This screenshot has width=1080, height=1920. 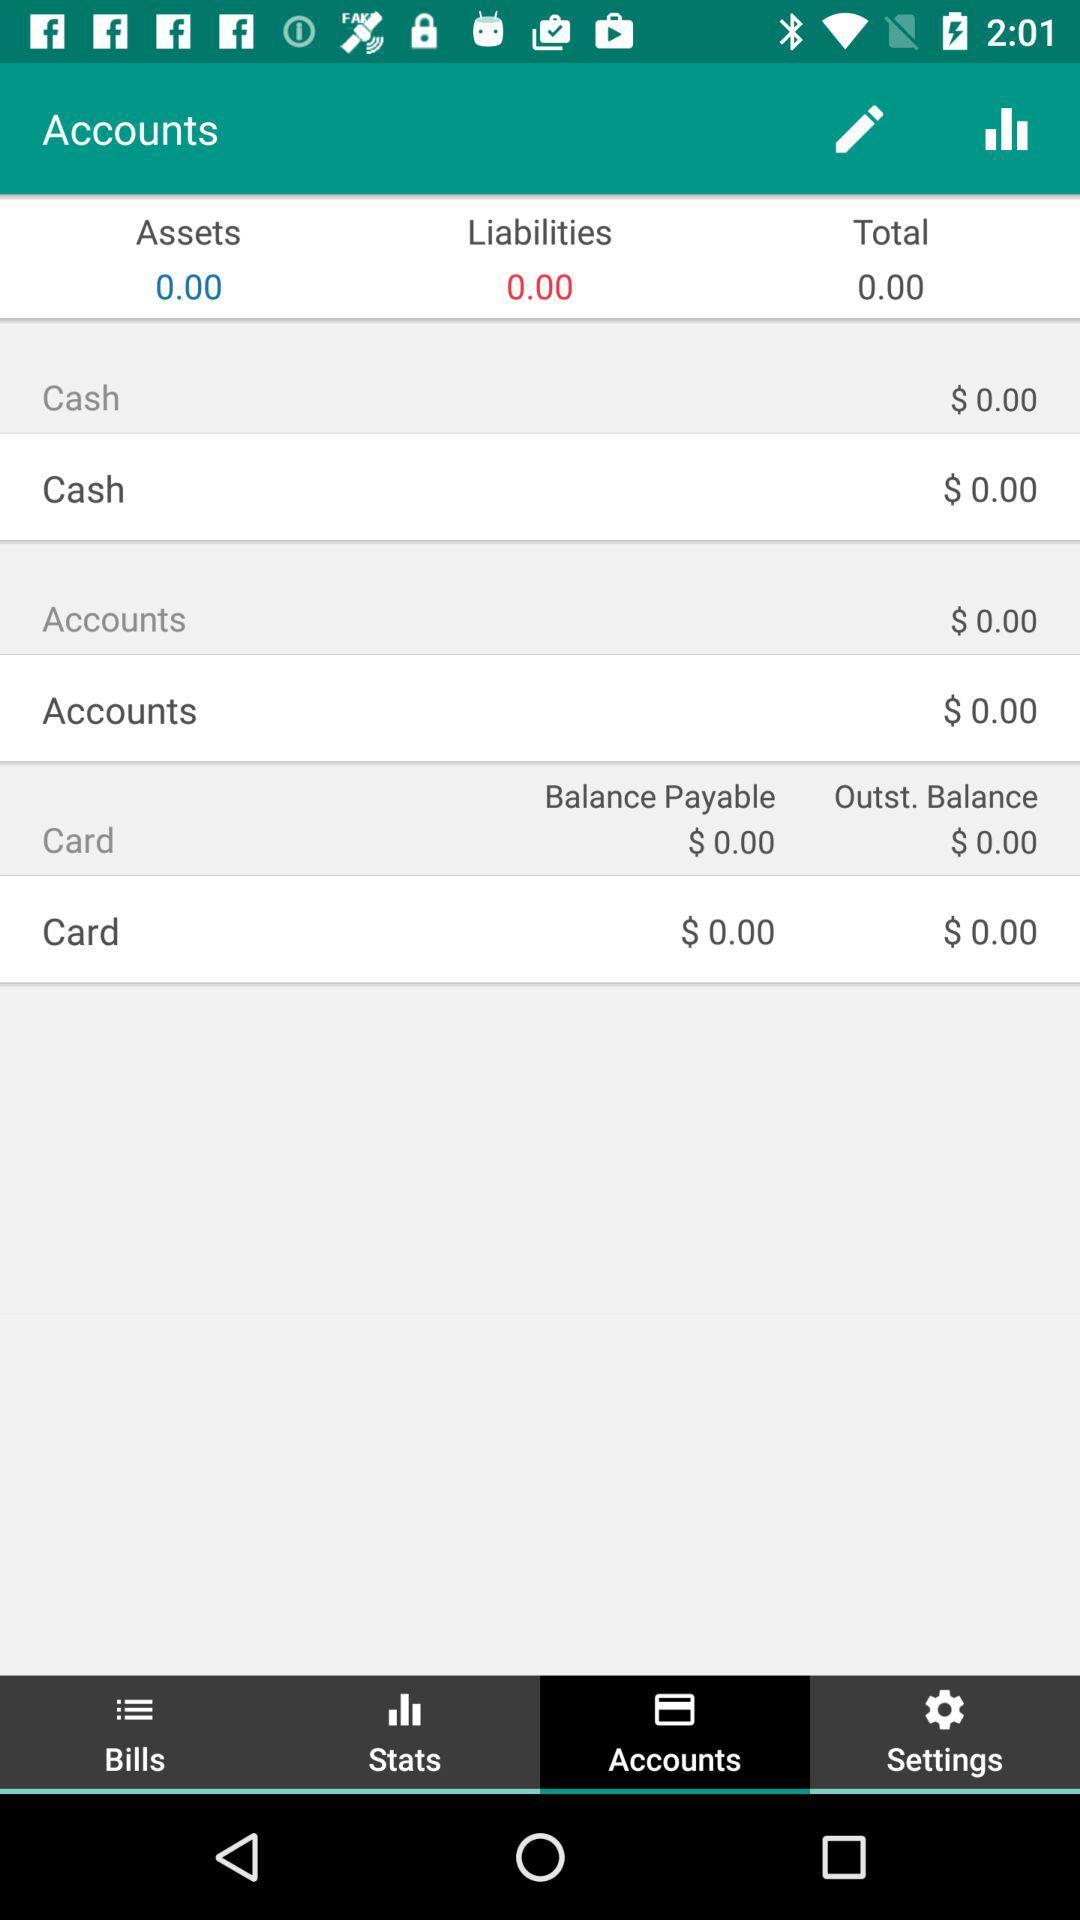 What do you see at coordinates (135, 1731) in the screenshot?
I see `the bills icon` at bounding box center [135, 1731].